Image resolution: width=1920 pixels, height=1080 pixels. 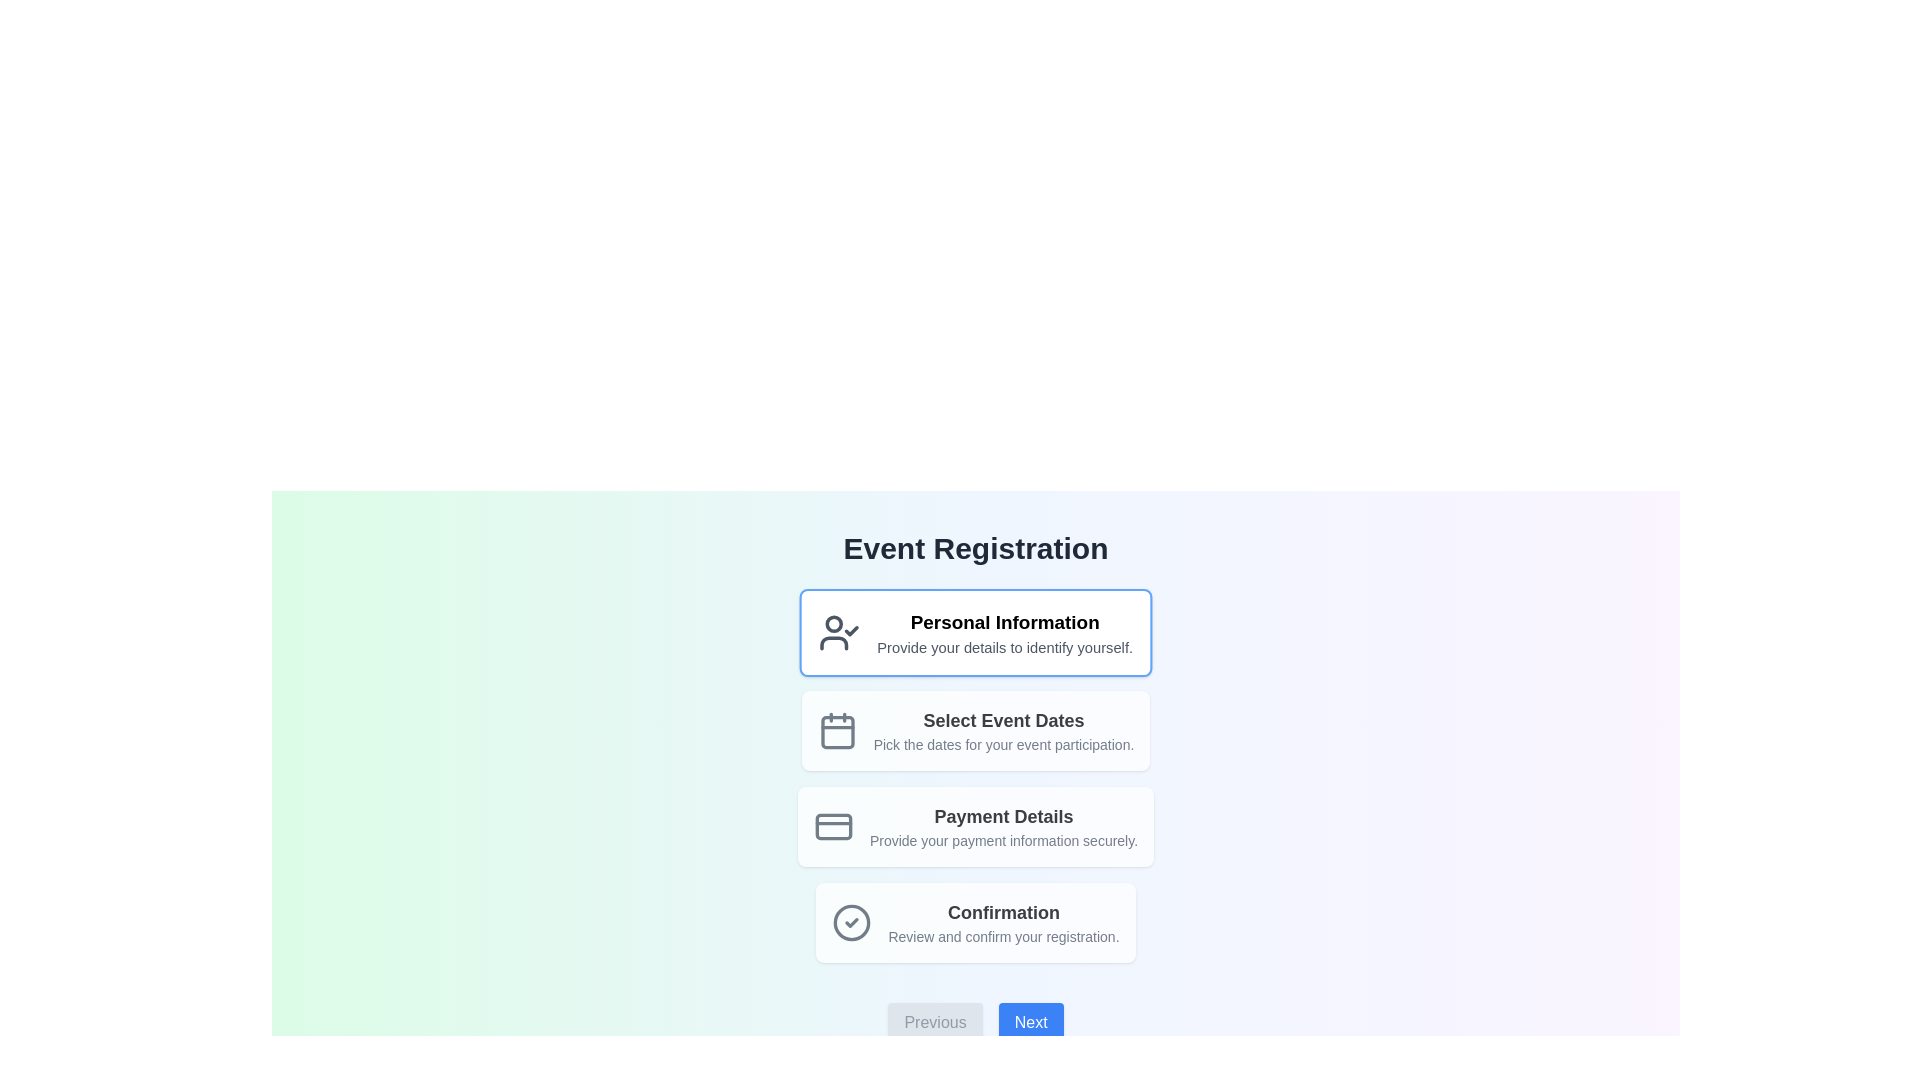 What do you see at coordinates (852, 922) in the screenshot?
I see `the circular confirmation icon with a gray outline and a checkmark inside, located at the bottom of the steps list` at bounding box center [852, 922].